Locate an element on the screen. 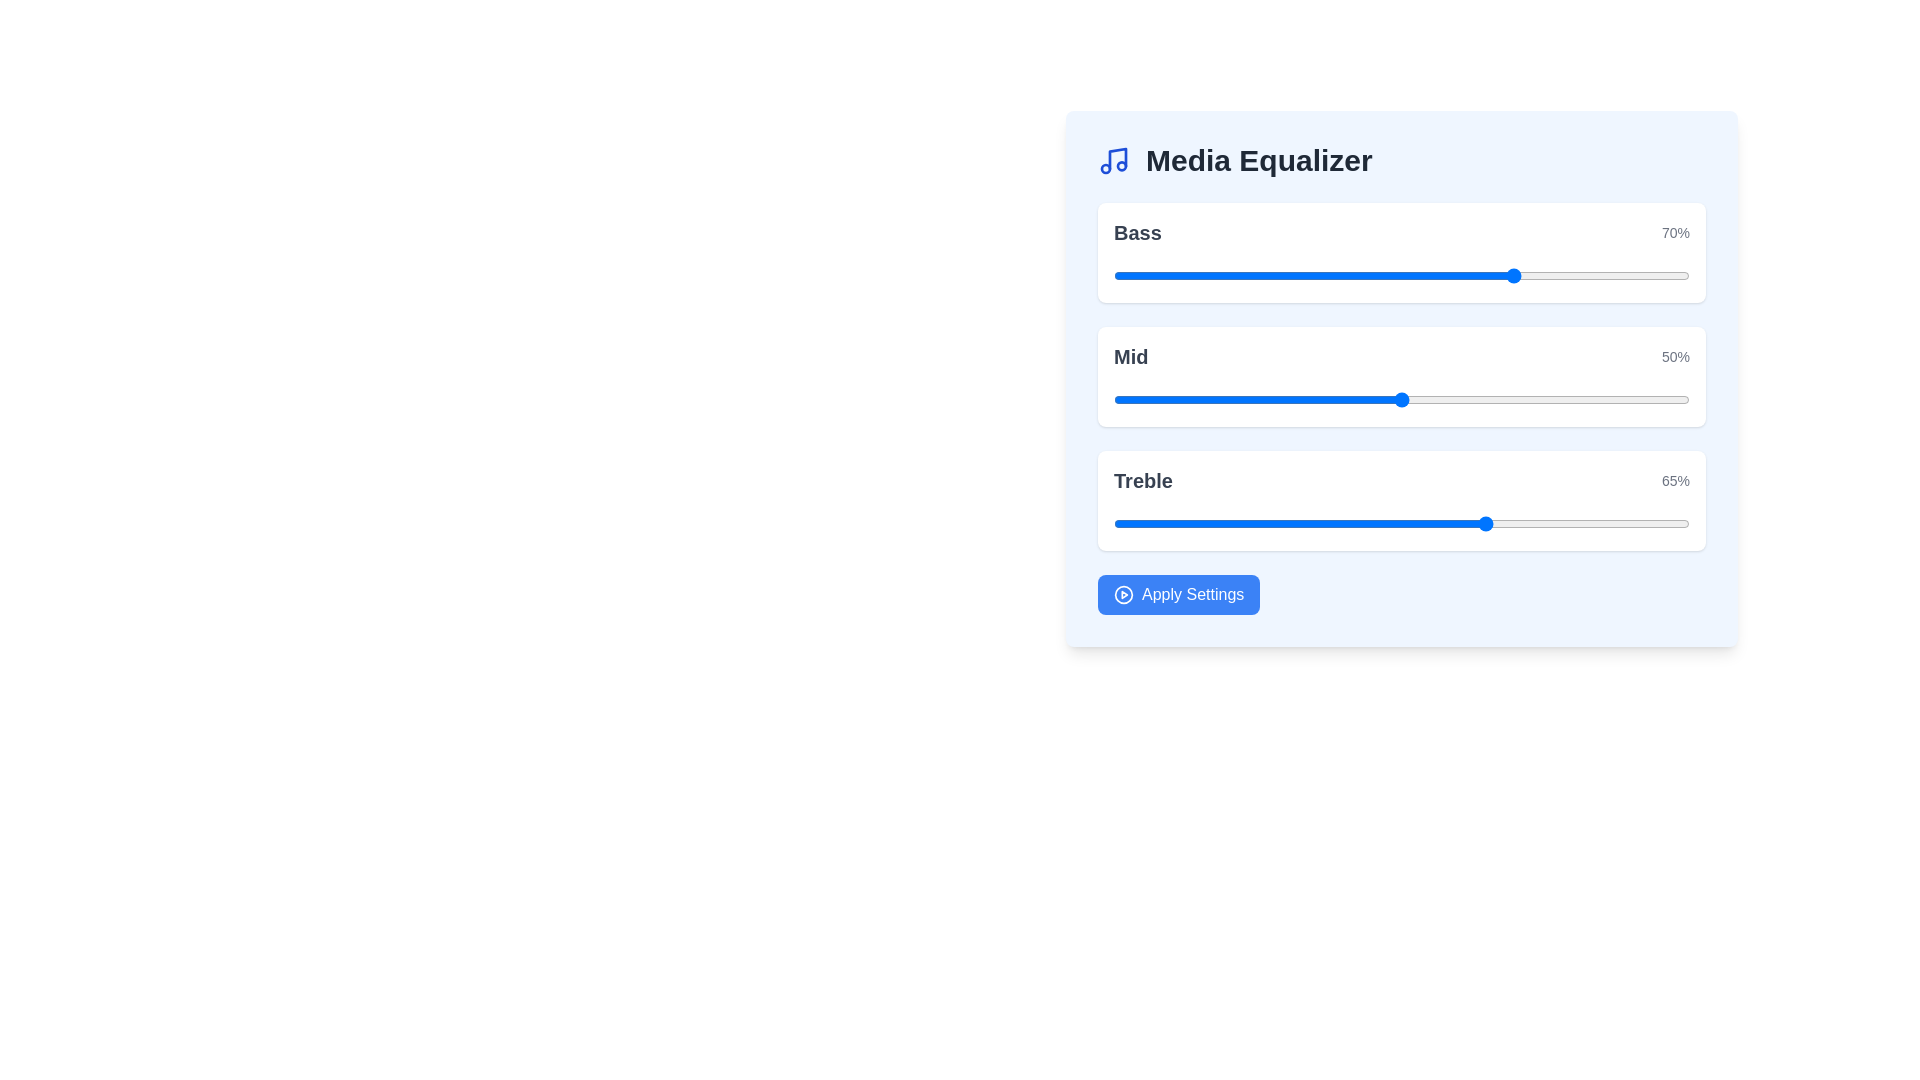  treble is located at coordinates (1643, 523).